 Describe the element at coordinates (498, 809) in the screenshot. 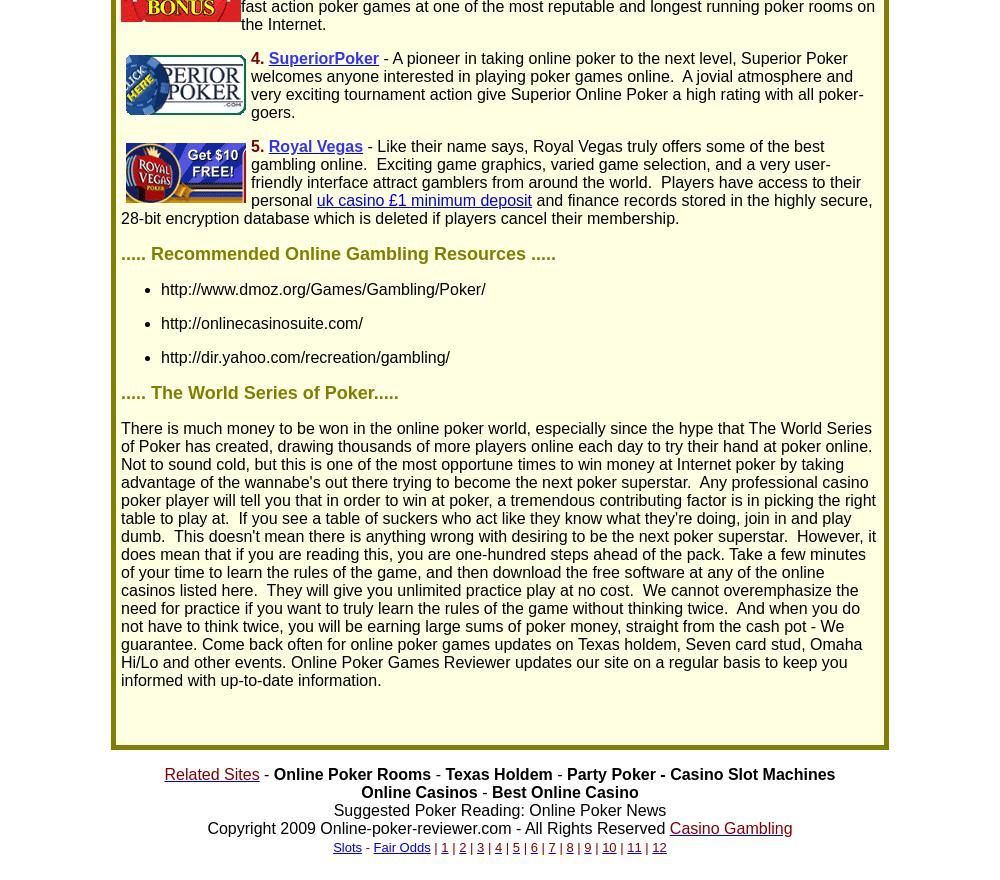

I see `'Suggested Poker Reading: Online Poker News'` at that location.